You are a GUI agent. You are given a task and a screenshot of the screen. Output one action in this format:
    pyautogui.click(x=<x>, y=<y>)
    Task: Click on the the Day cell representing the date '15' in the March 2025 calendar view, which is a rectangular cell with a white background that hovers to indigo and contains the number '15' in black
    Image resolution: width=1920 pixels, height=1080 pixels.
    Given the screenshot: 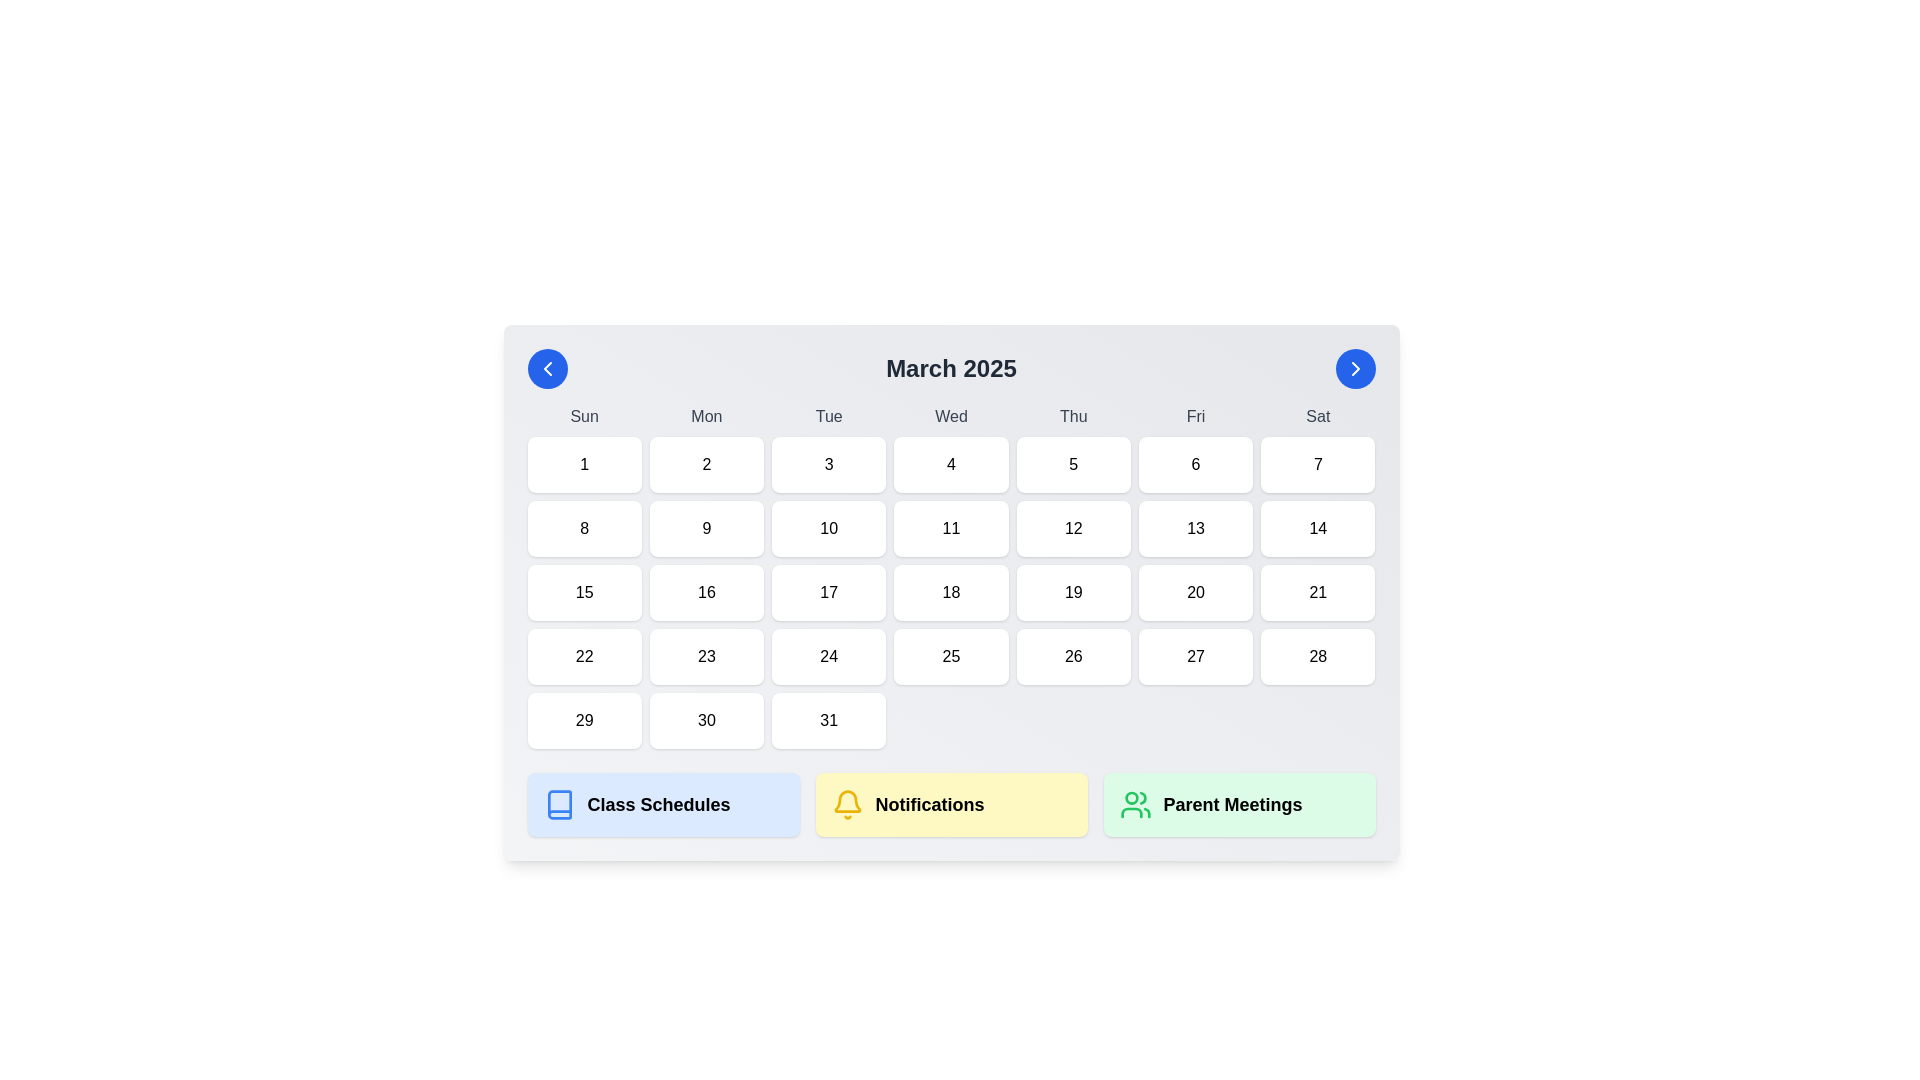 What is the action you would take?
    pyautogui.click(x=583, y=592)
    